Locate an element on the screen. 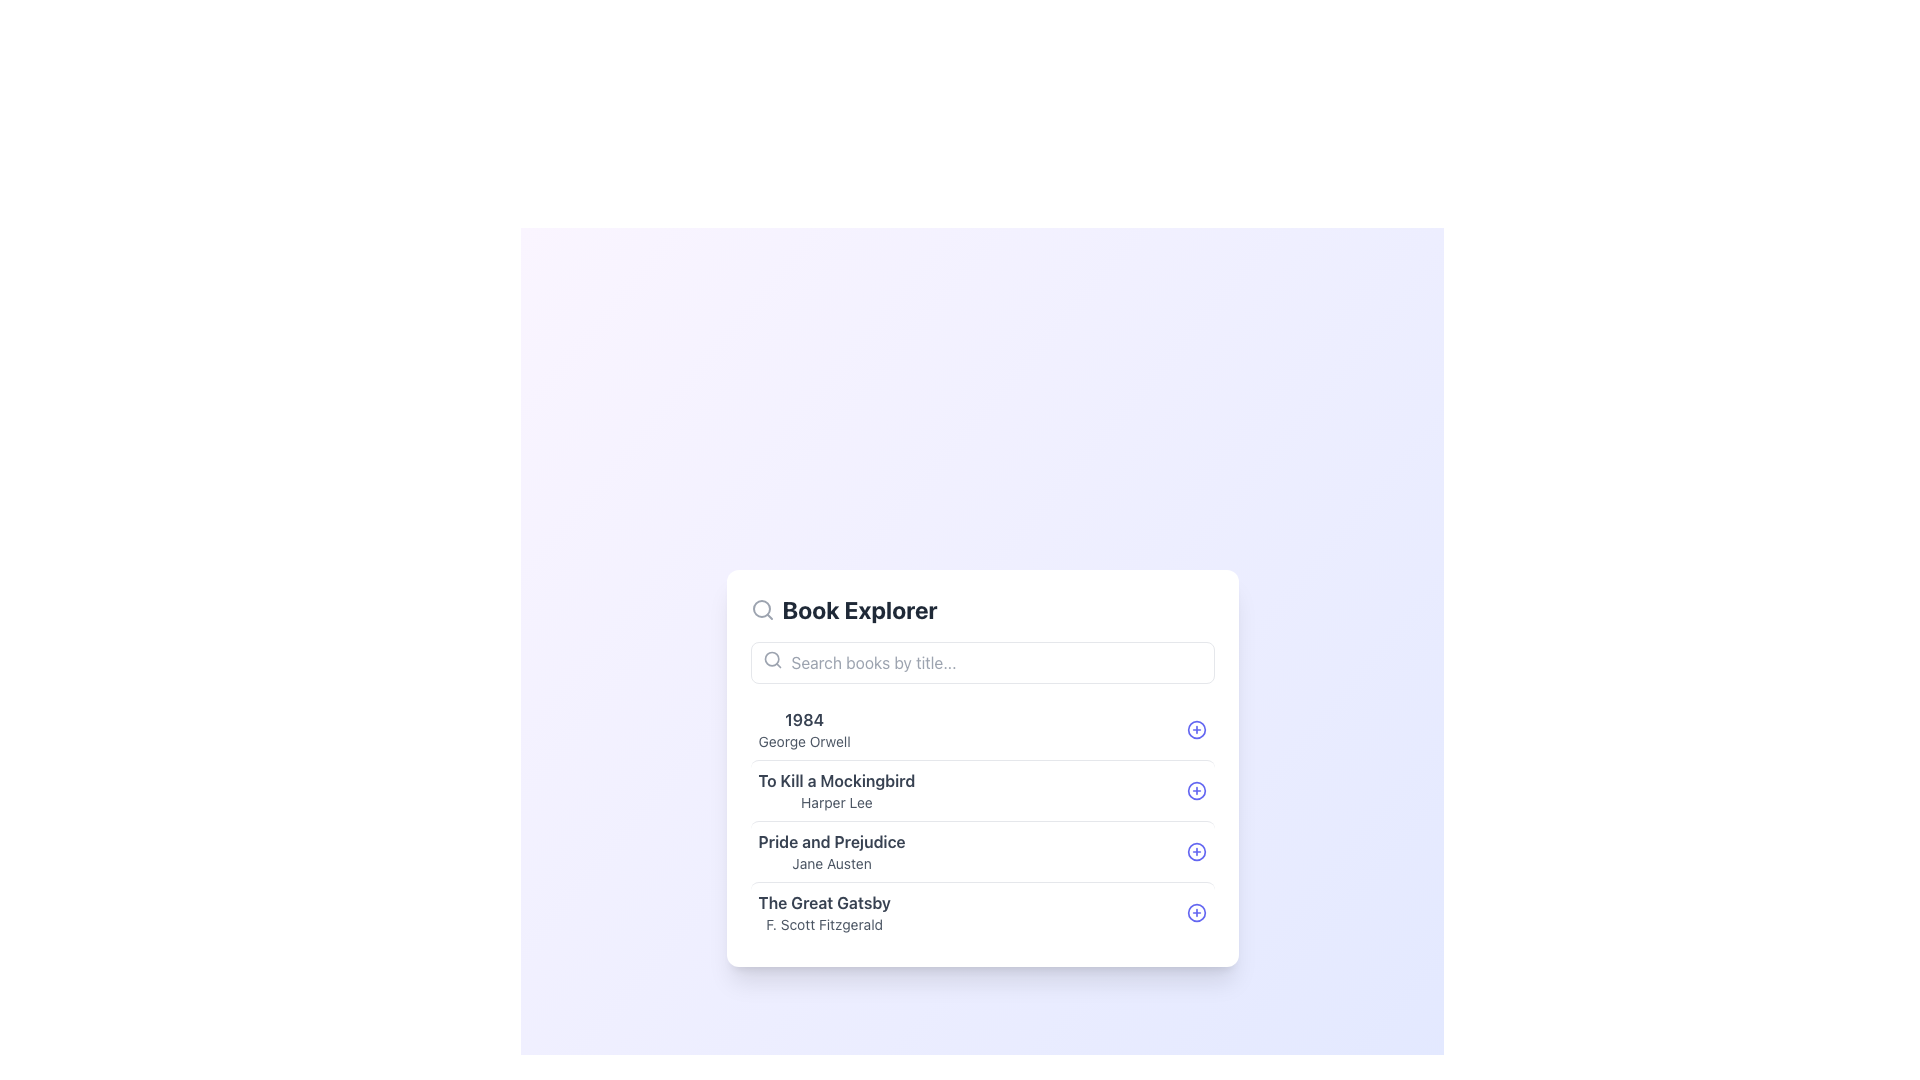 The image size is (1920, 1080). the static text label displaying 'George Orwell', which is located directly below the title '1984' in the book list section is located at coordinates (804, 741).